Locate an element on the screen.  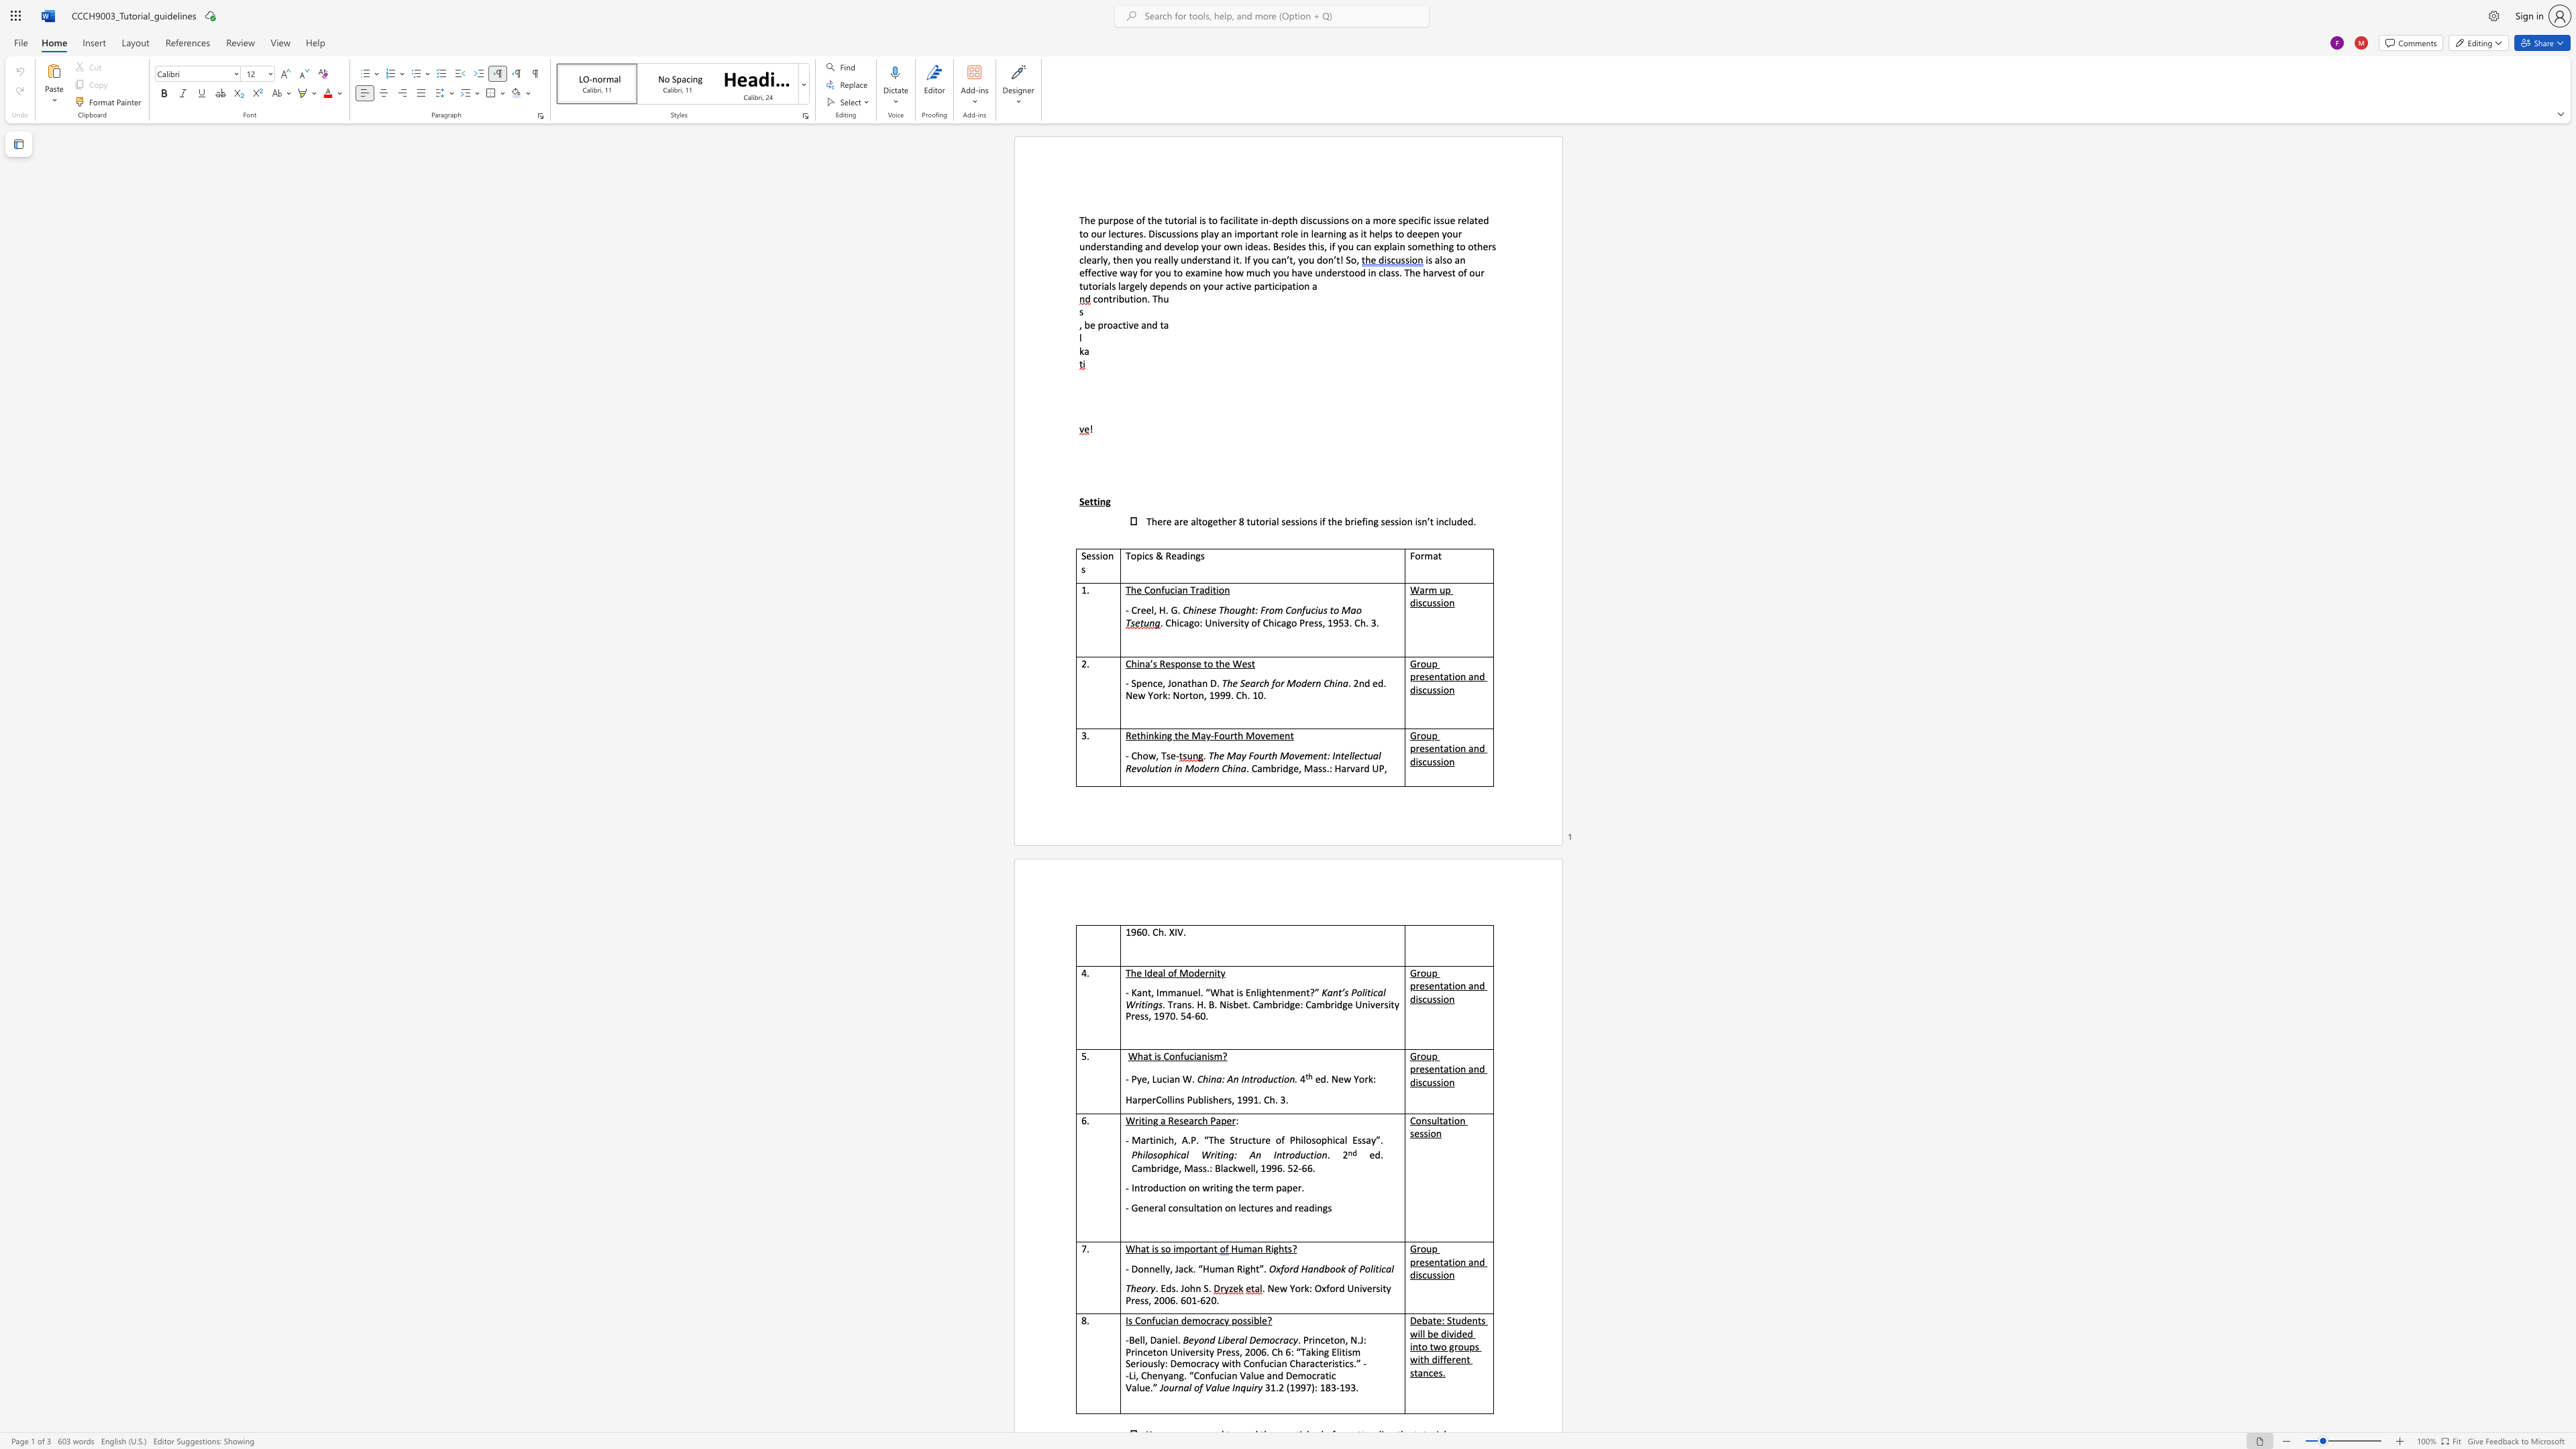
the subset text "cuss" within the text "Group presentation and discussion" is located at coordinates (1421, 1081).